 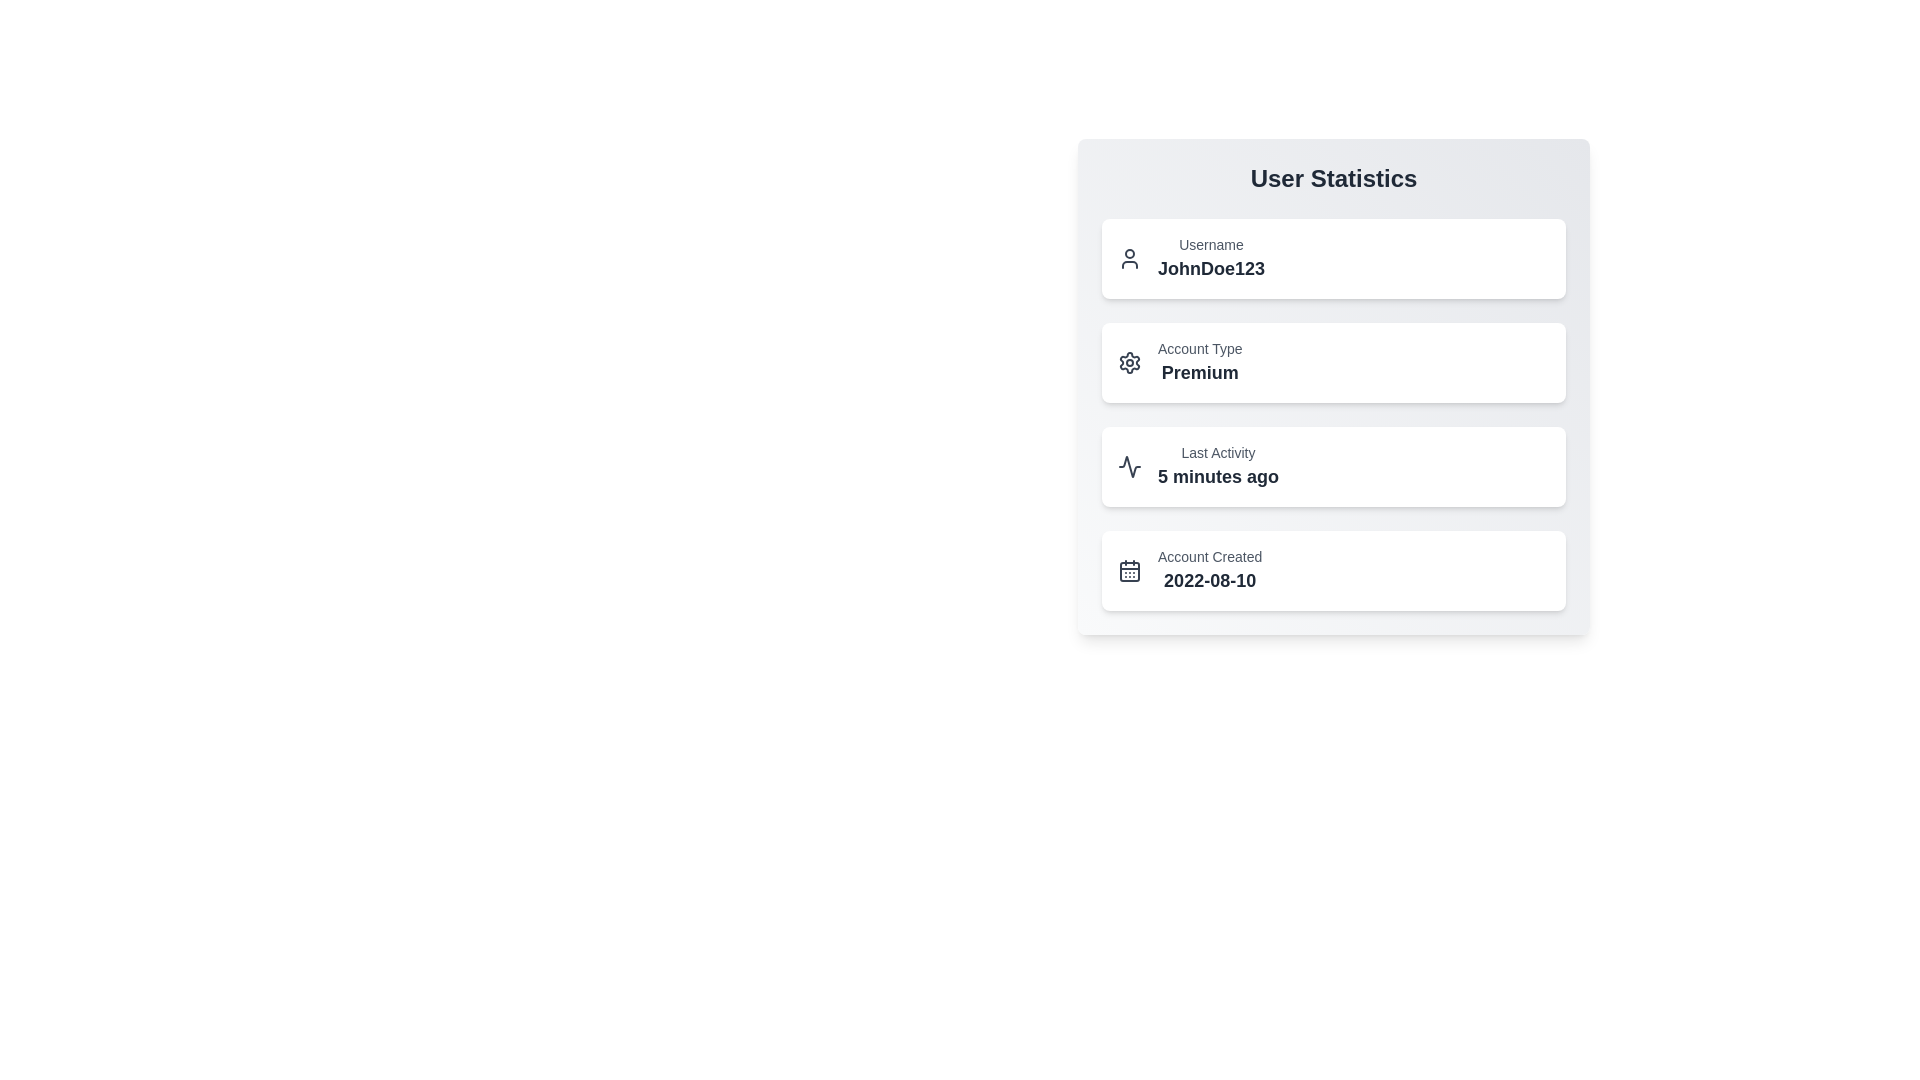 I want to click on the informational text display that shows the user's last recorded activity time, located in the third row of the user statistics panel, between 'Account Type' and 'Account Created', so click(x=1217, y=466).